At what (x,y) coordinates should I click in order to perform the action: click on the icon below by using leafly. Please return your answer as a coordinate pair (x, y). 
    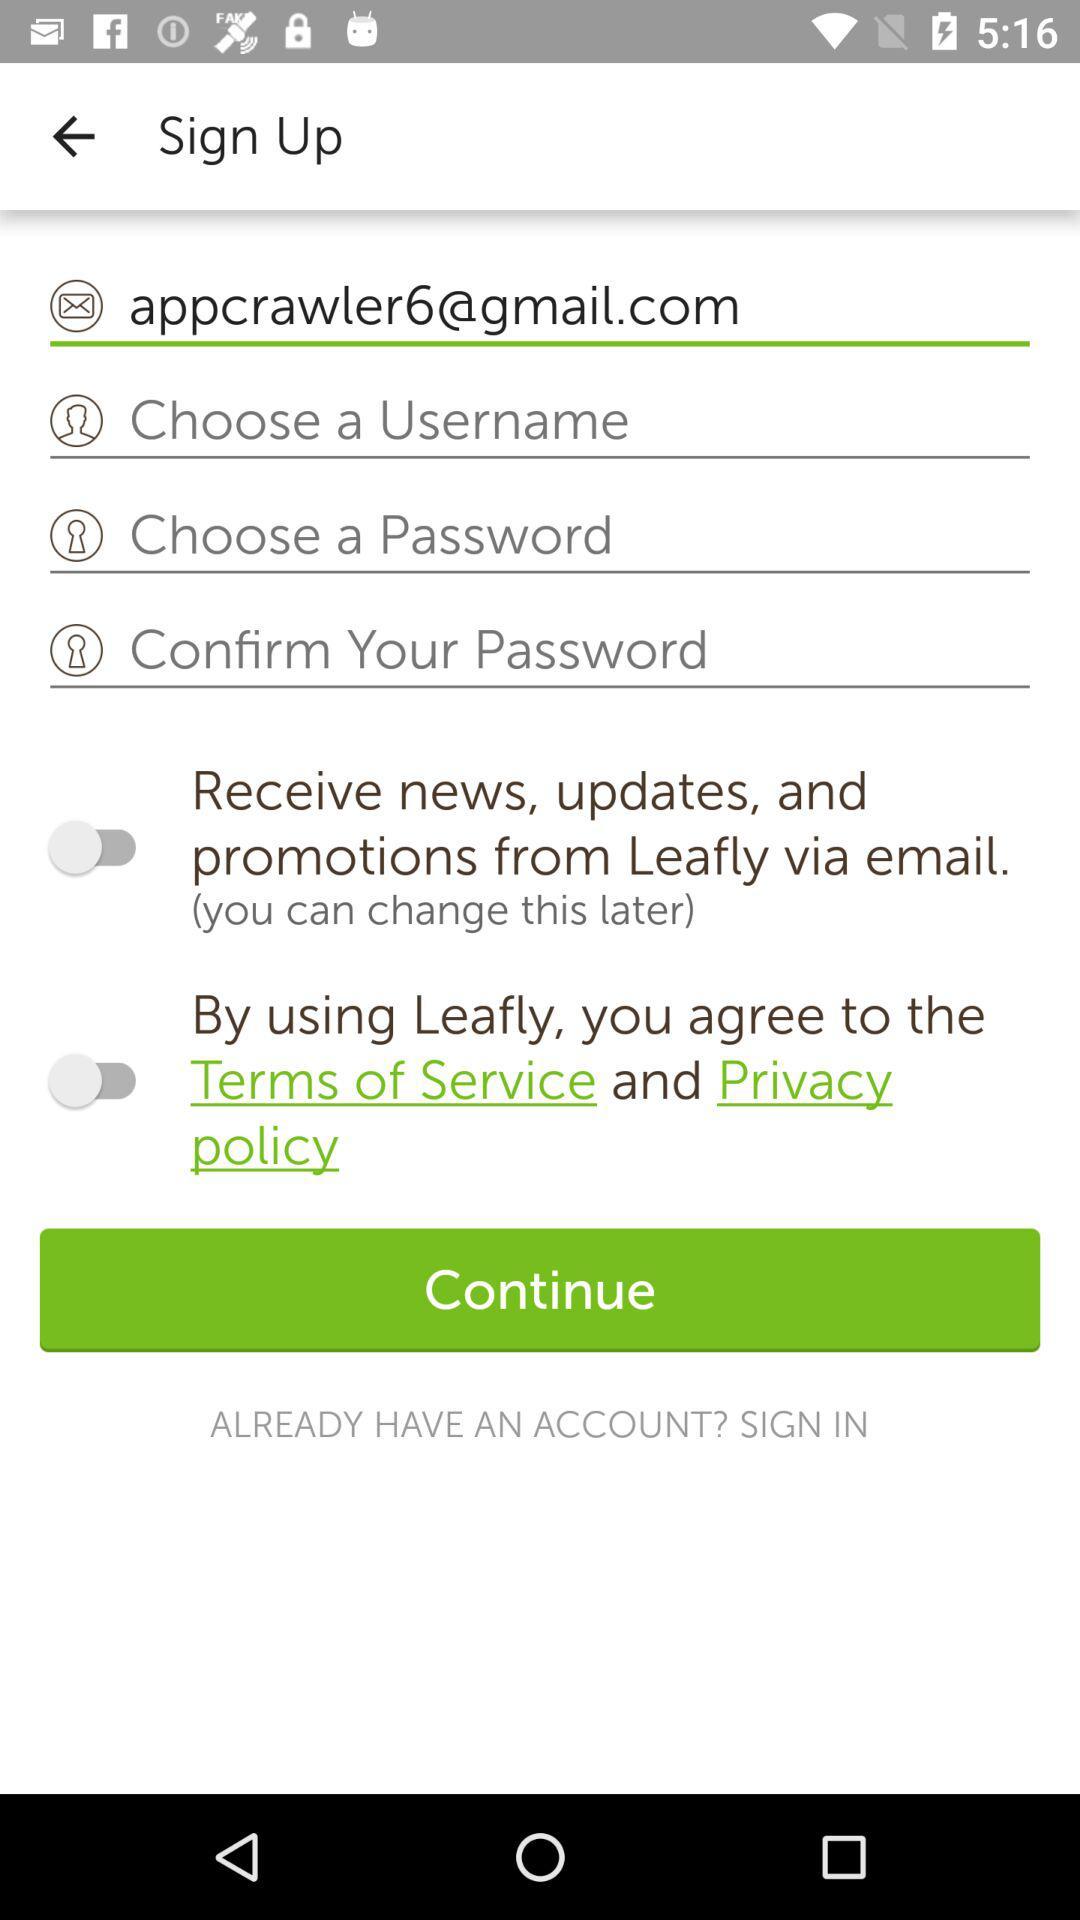
    Looking at the image, I should click on (540, 1290).